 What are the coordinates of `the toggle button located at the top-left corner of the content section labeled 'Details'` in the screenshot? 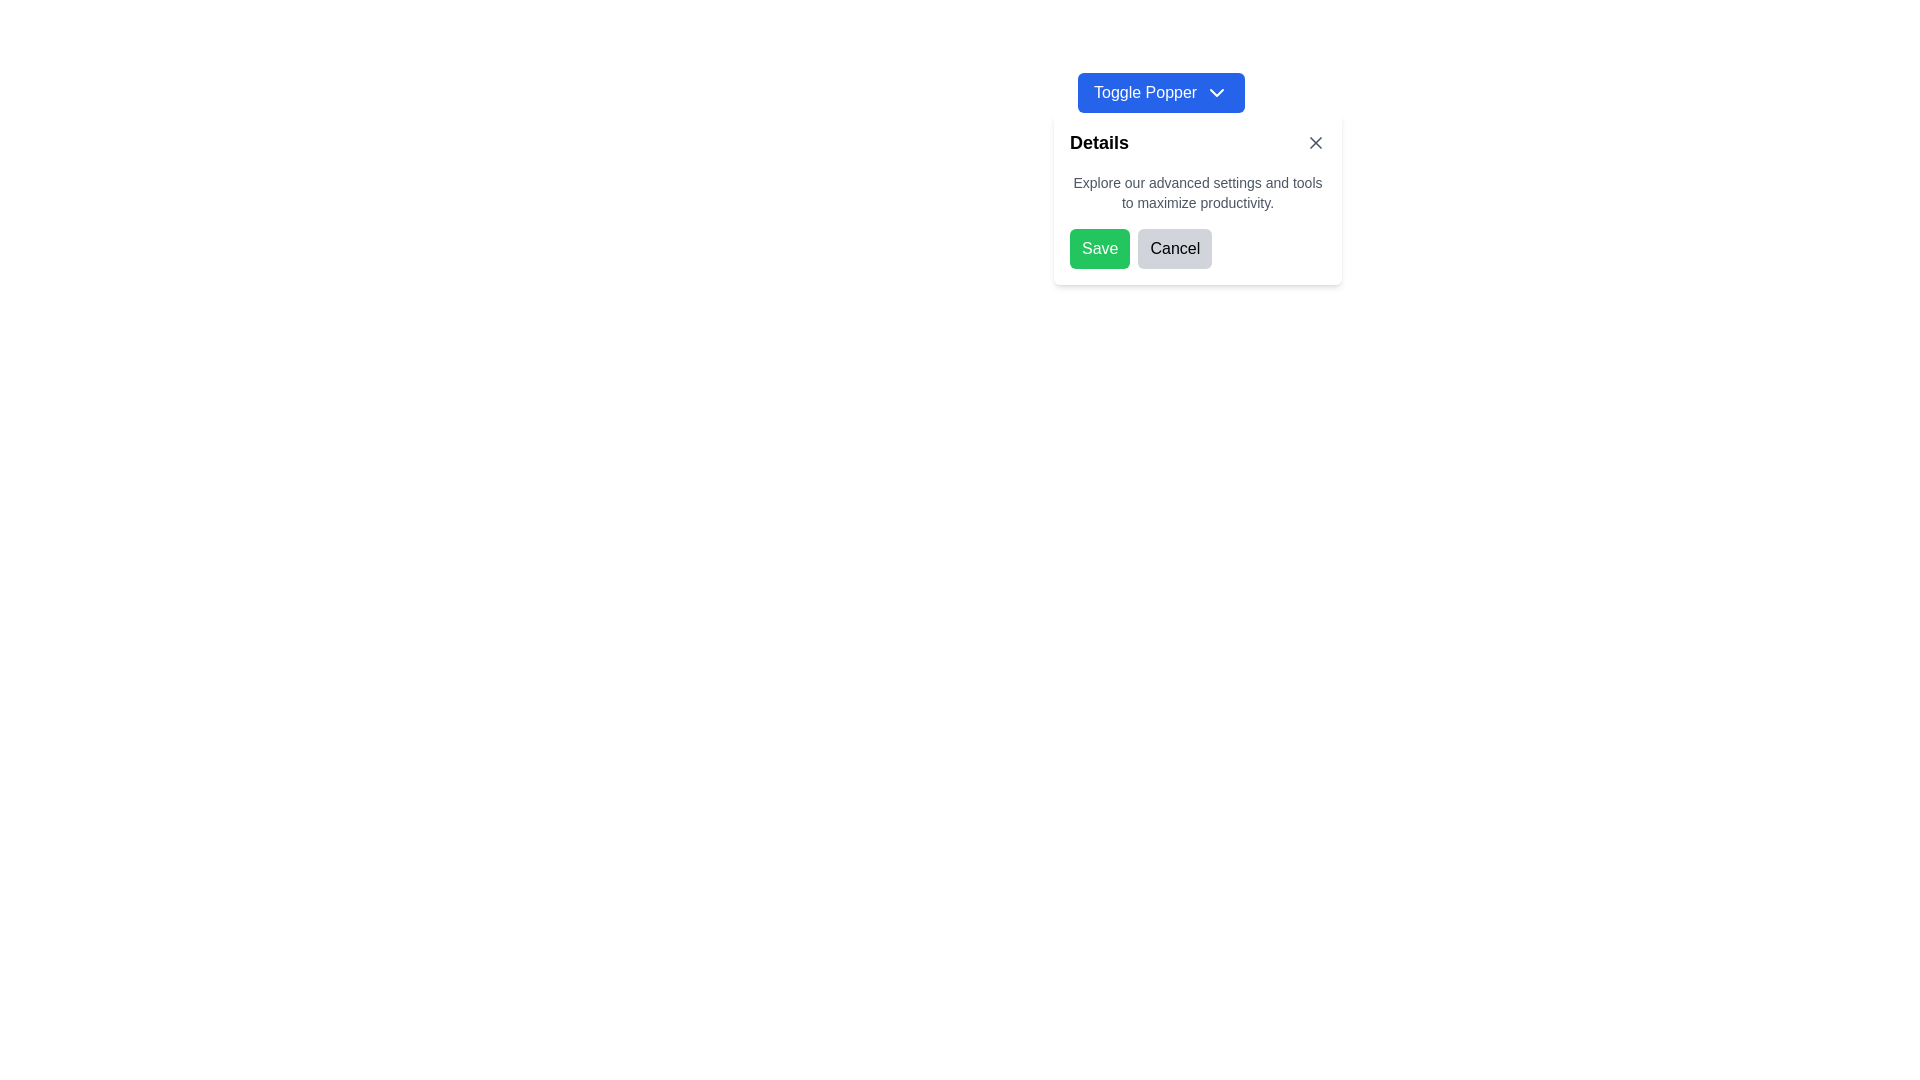 It's located at (1161, 92).